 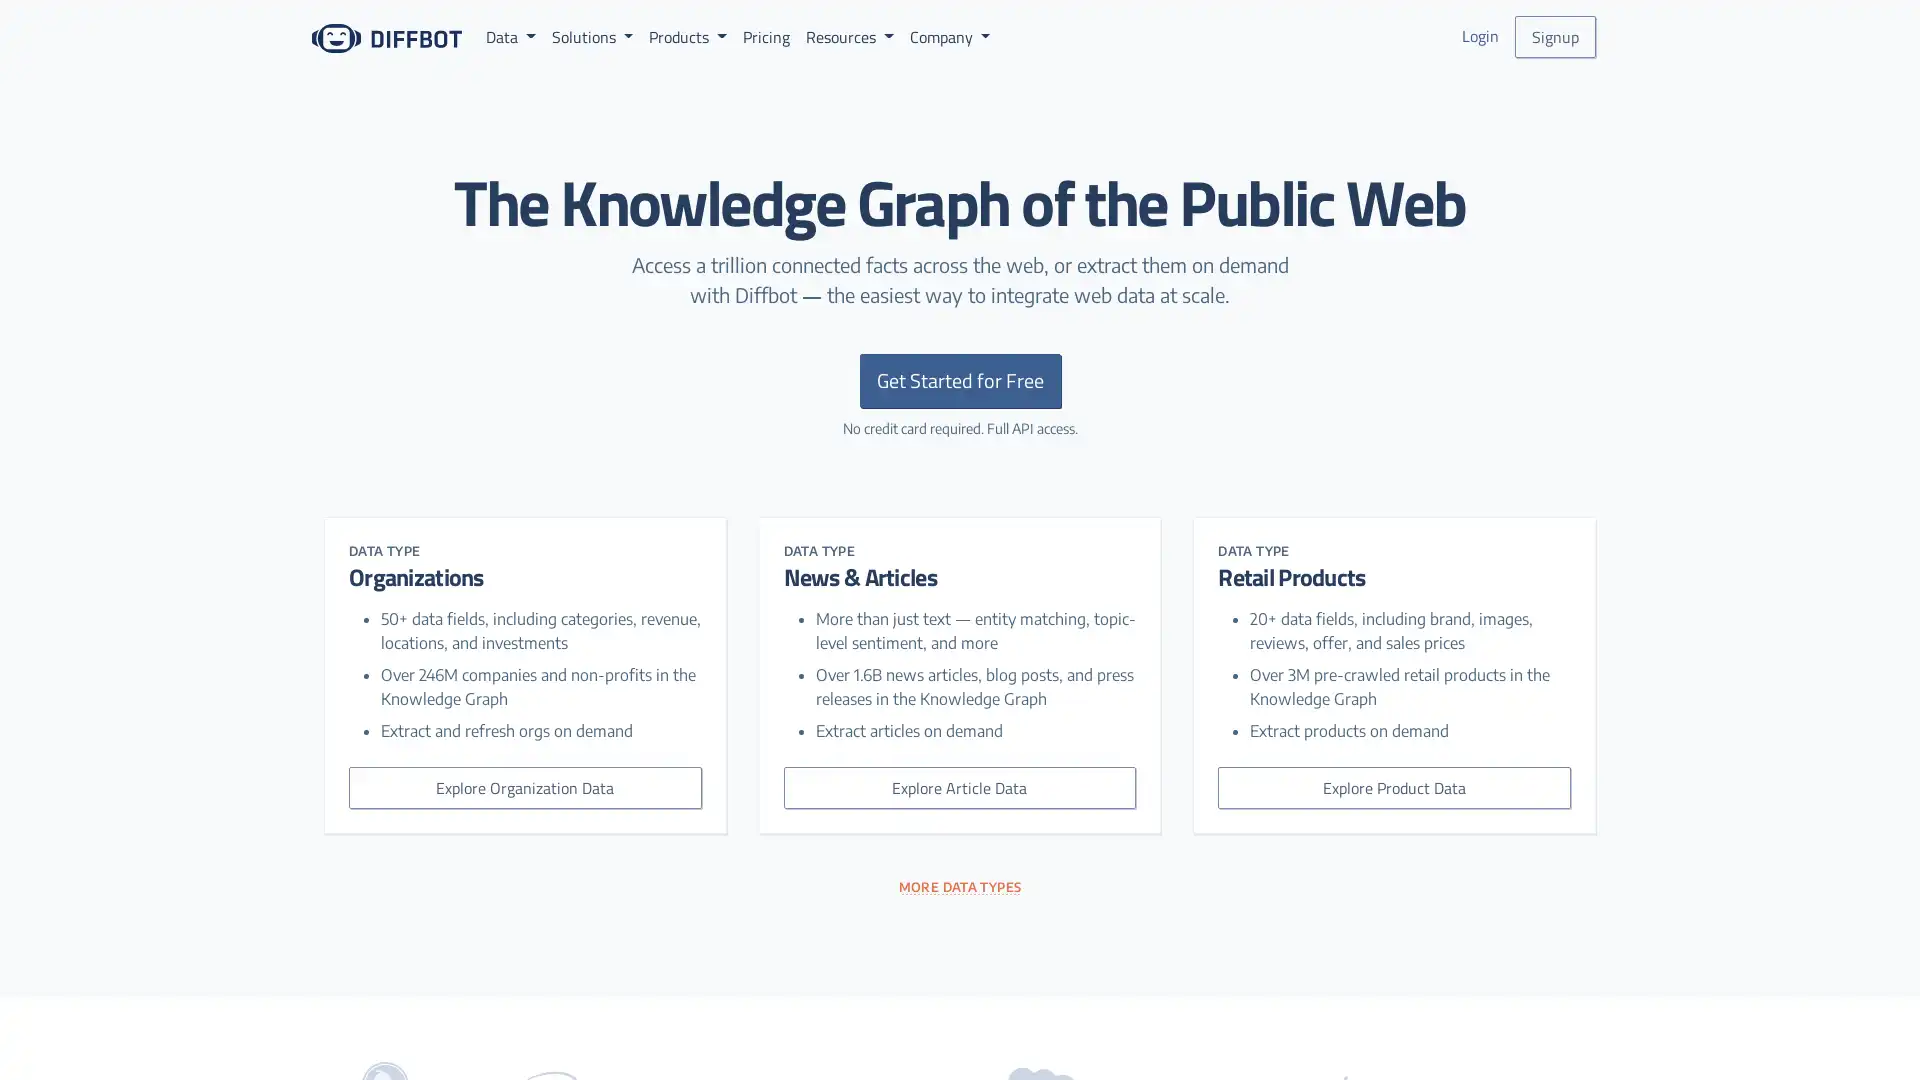 What do you see at coordinates (687, 37) in the screenshot?
I see `Products` at bounding box center [687, 37].